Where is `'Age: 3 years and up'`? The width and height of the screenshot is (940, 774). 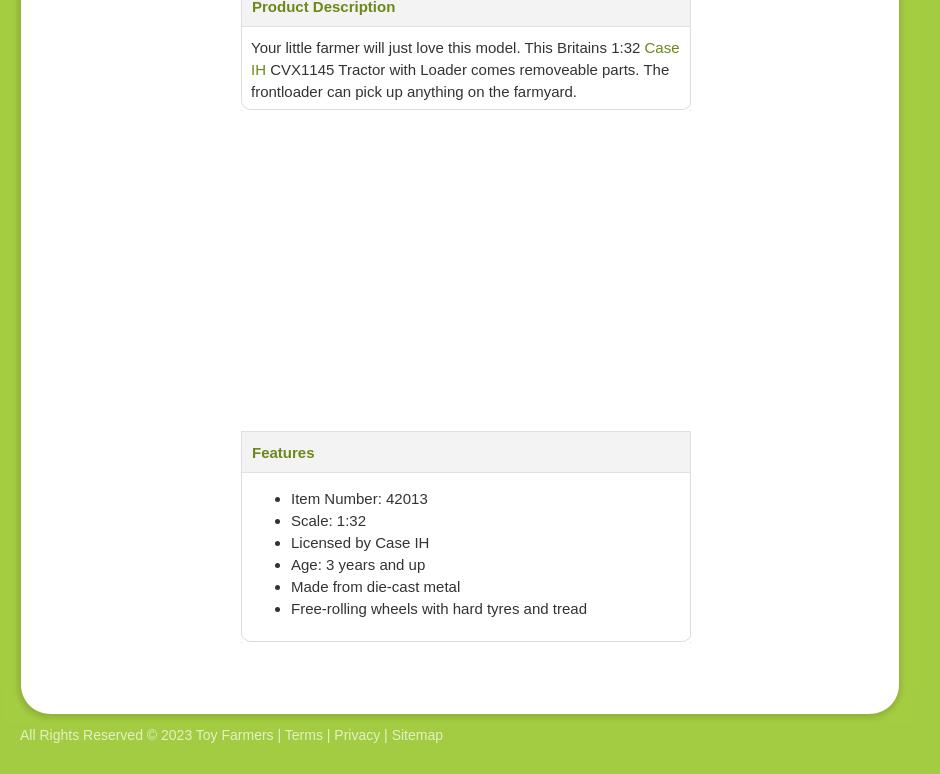 'Age: 3 years and up' is located at coordinates (357, 564).